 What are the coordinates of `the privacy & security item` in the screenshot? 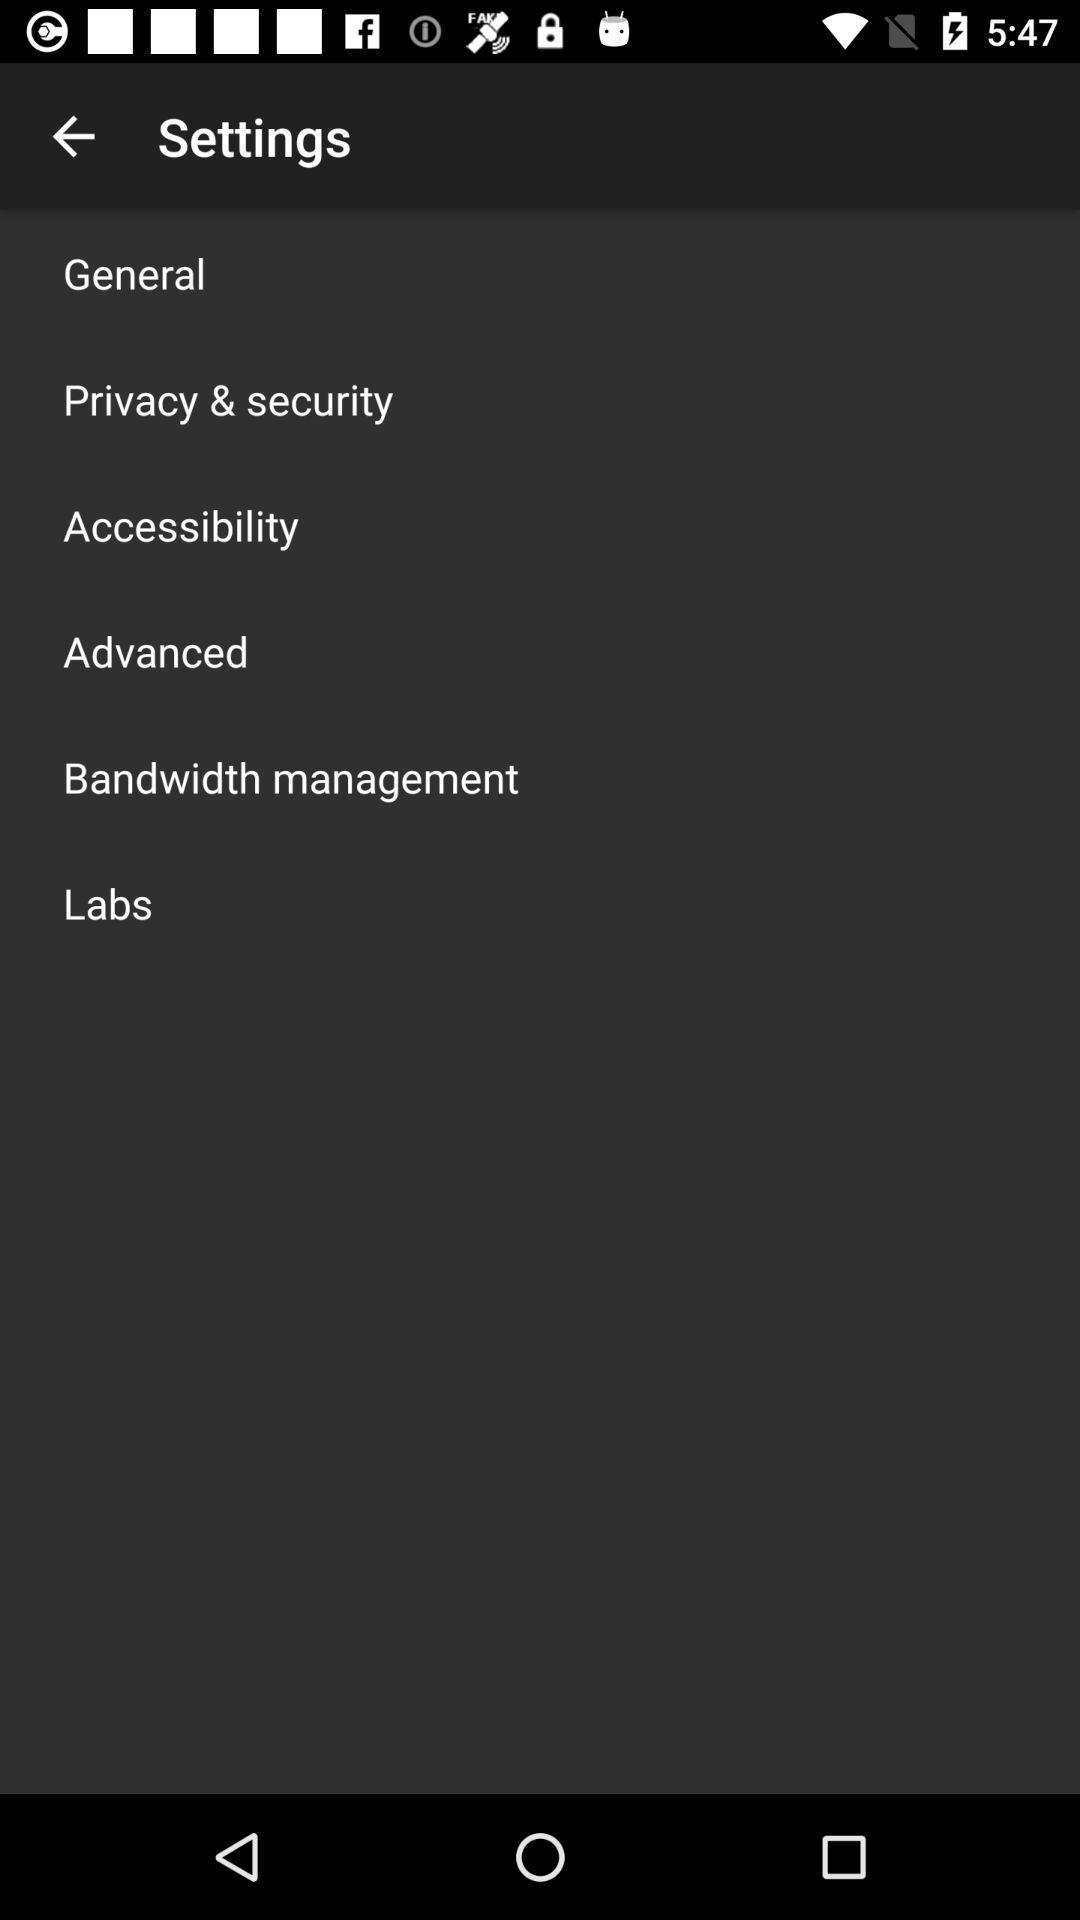 It's located at (227, 398).